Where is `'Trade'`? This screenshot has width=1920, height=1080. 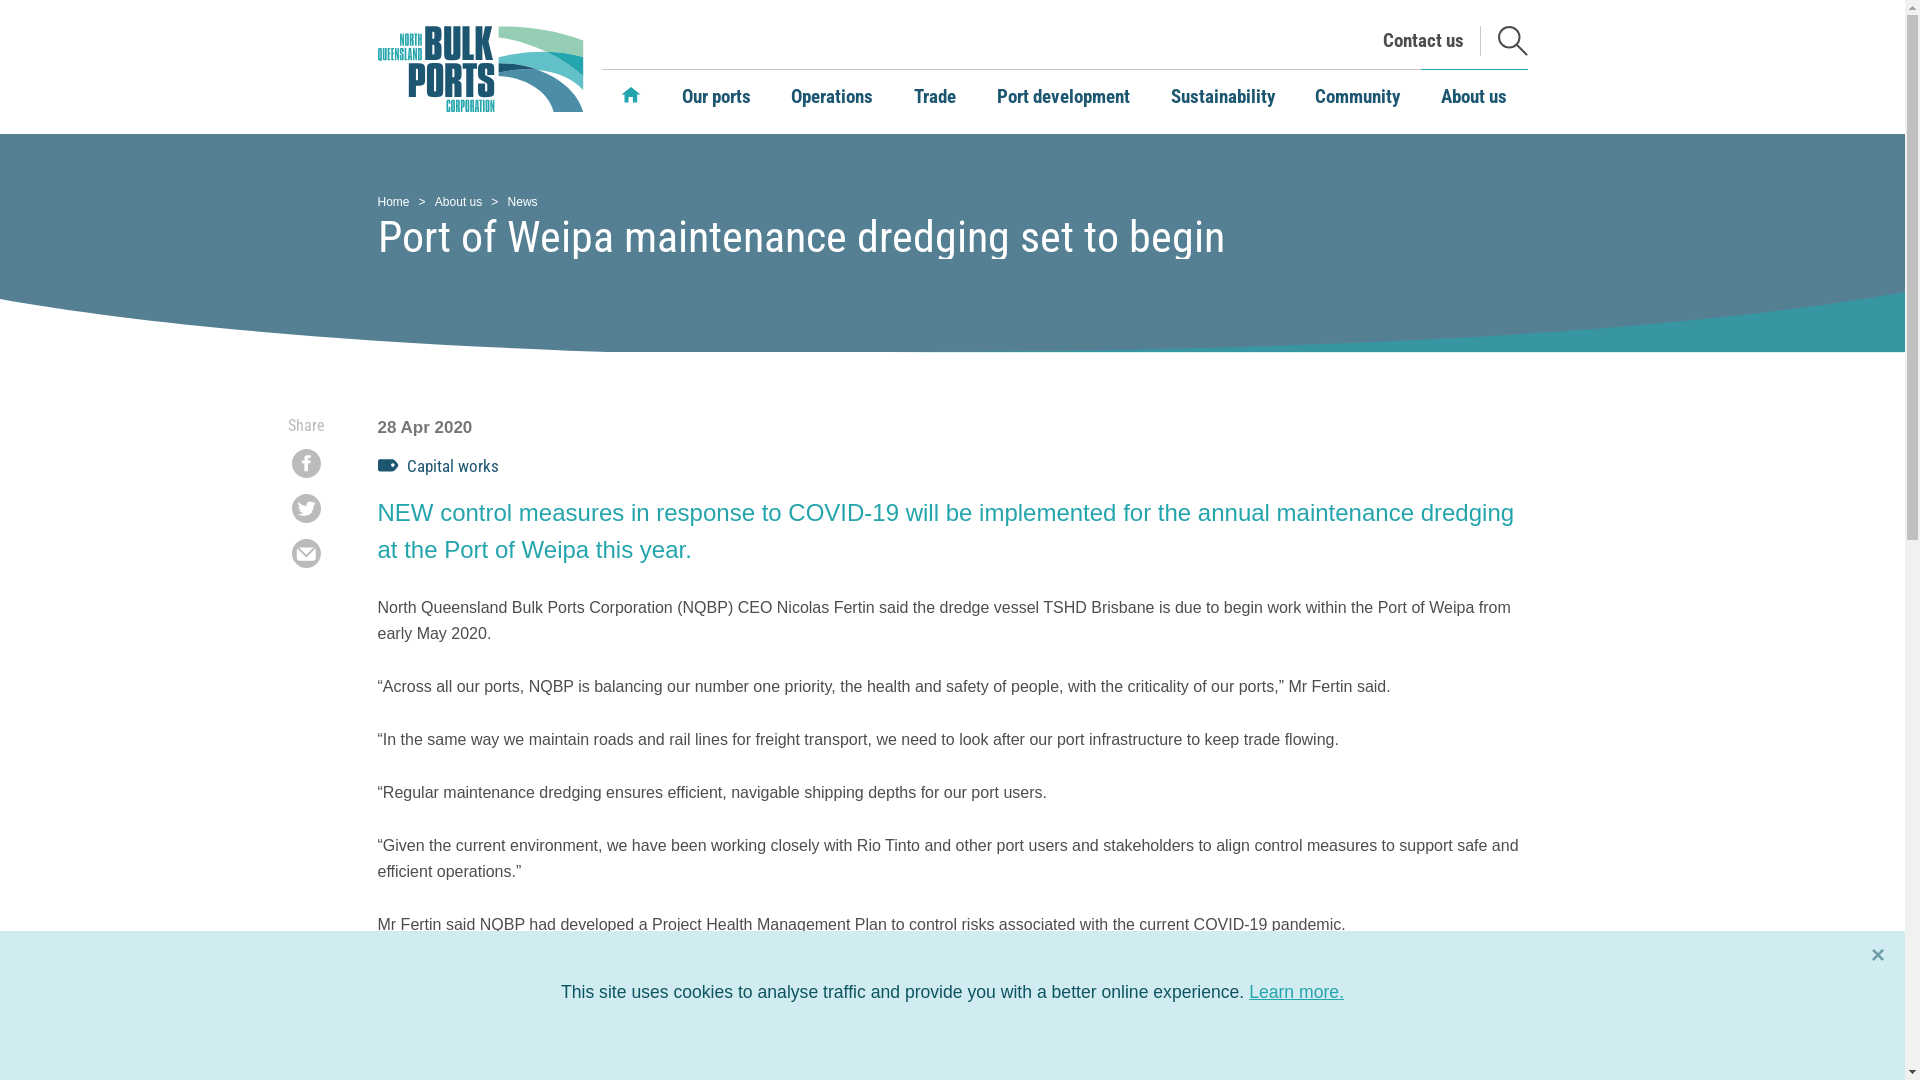 'Trade' is located at coordinates (934, 97).